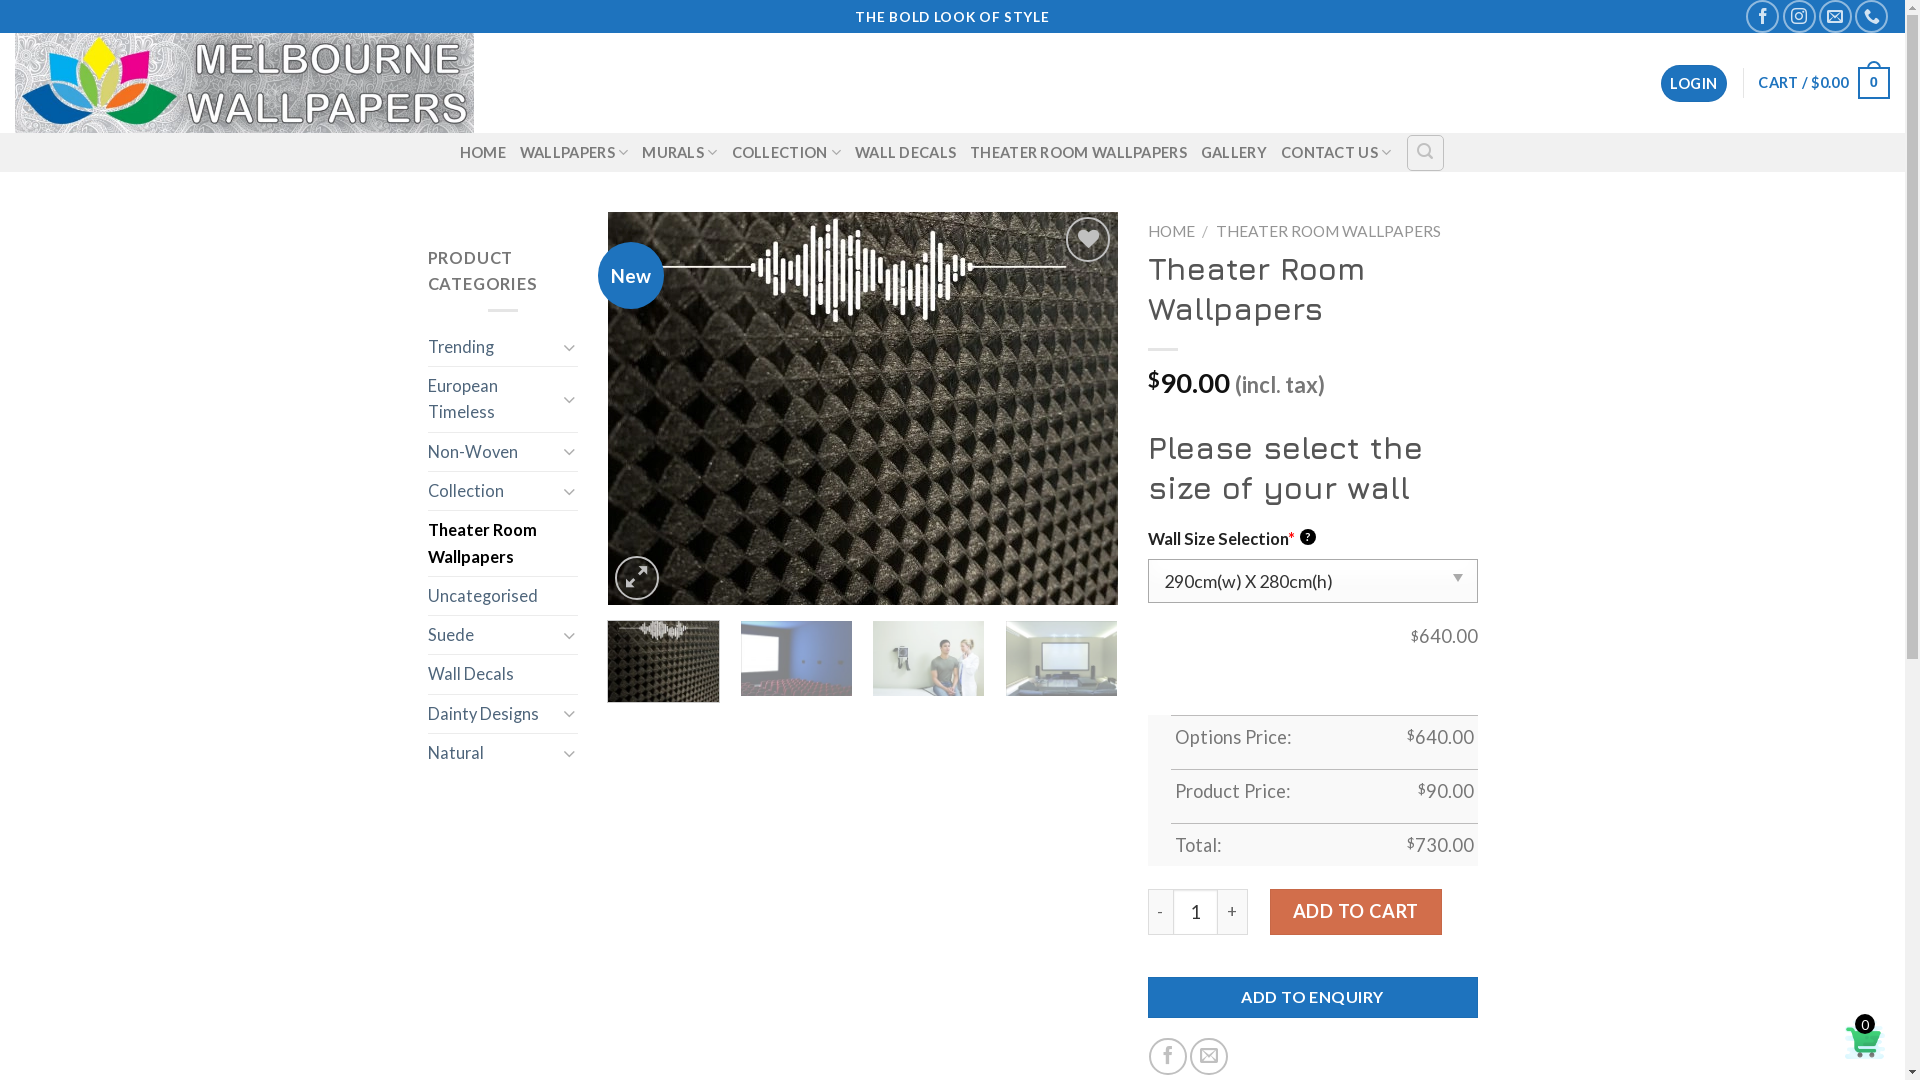 The image size is (1920, 1080). I want to click on 'CONTACT US', so click(1281, 151).